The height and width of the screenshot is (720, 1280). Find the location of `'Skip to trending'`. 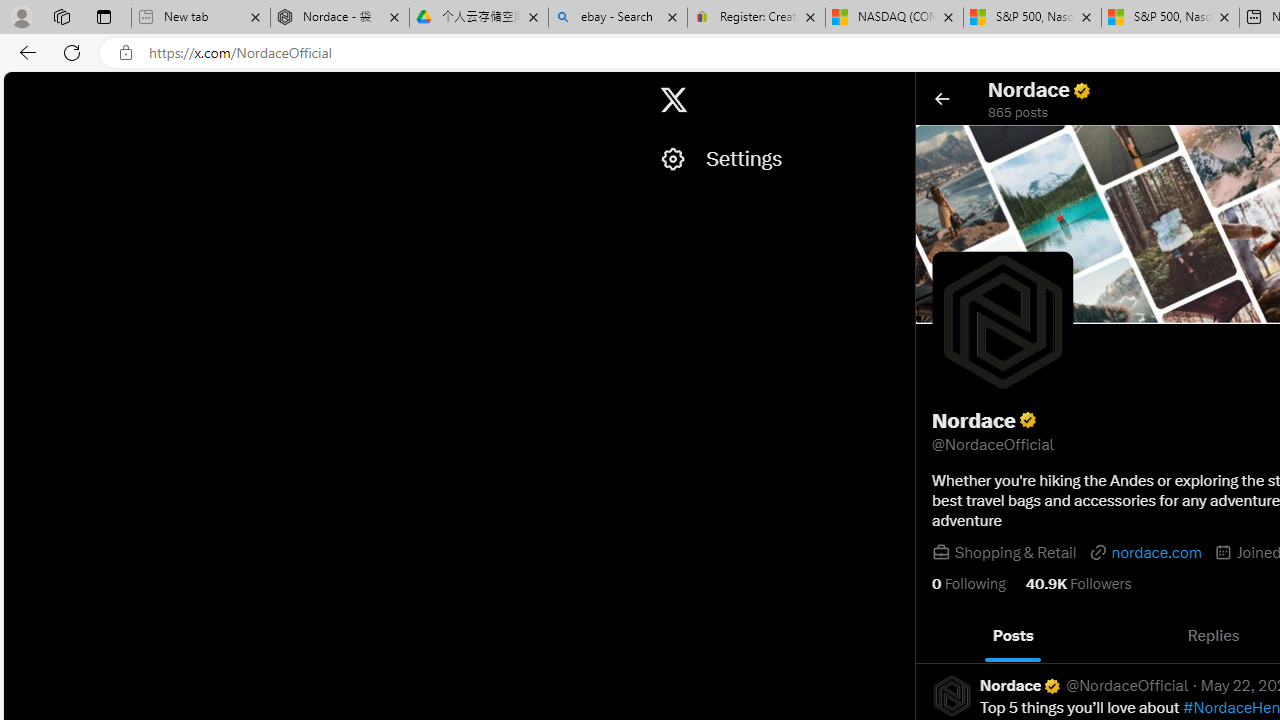

'Skip to trending' is located at coordinates (21, 90).